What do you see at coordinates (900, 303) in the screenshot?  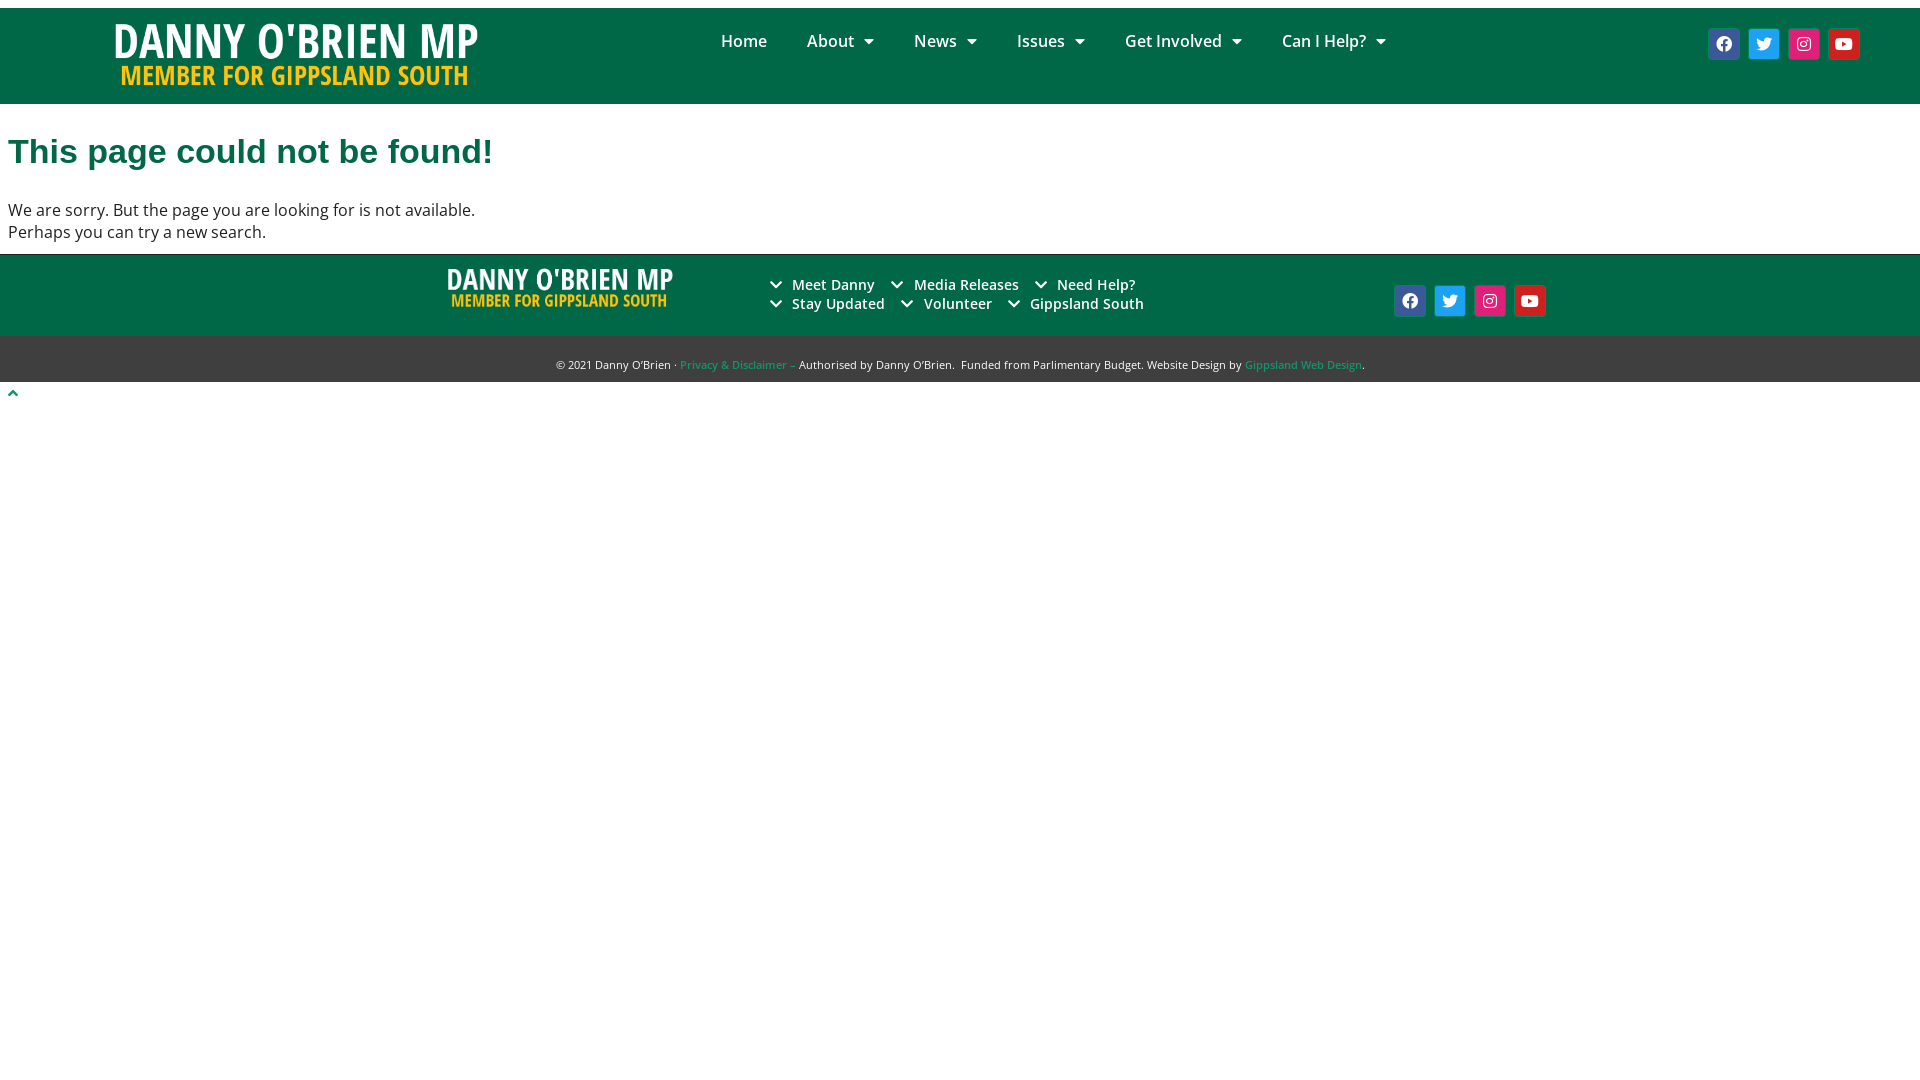 I see `'Volunteer'` at bounding box center [900, 303].